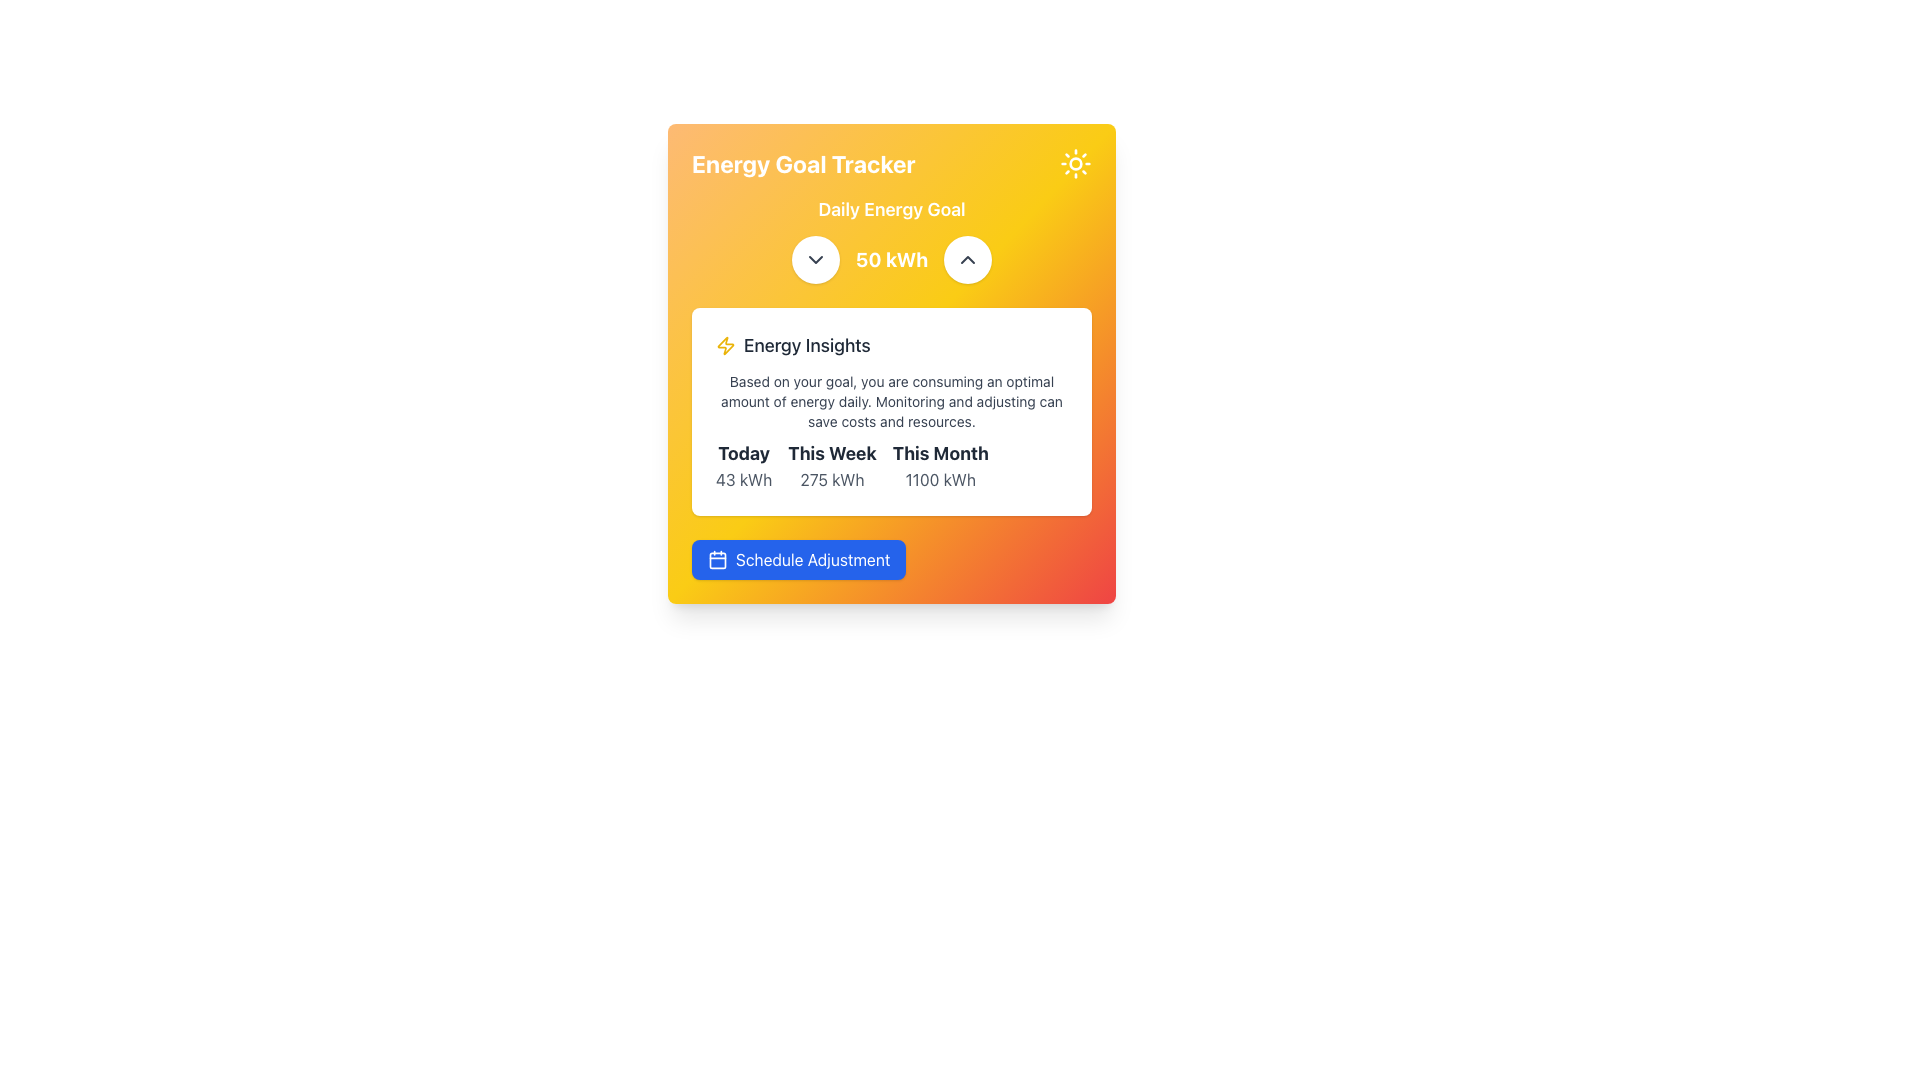 The image size is (1920, 1080). I want to click on the circular button with a white background and upward-pointing chevron icon, so click(968, 258).